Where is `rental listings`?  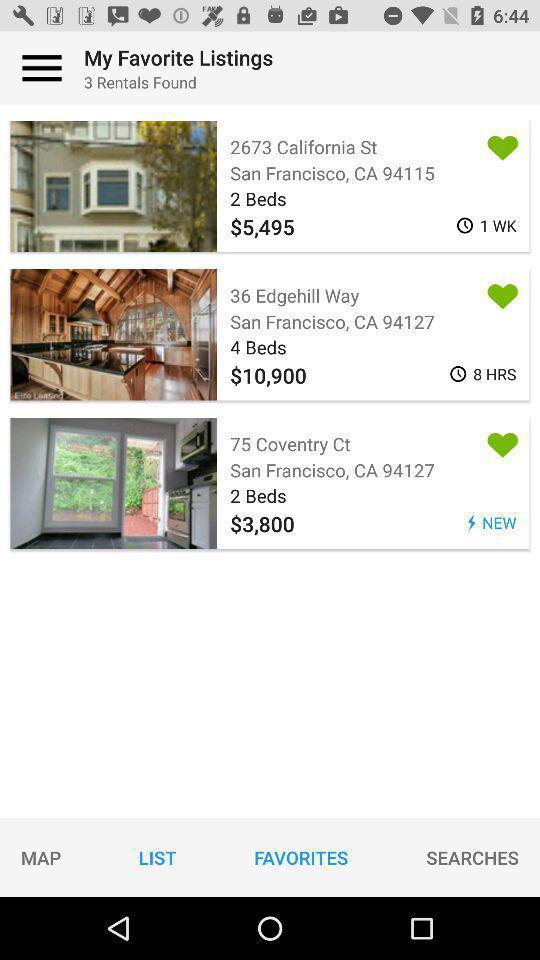
rental listings is located at coordinates (42, 68).